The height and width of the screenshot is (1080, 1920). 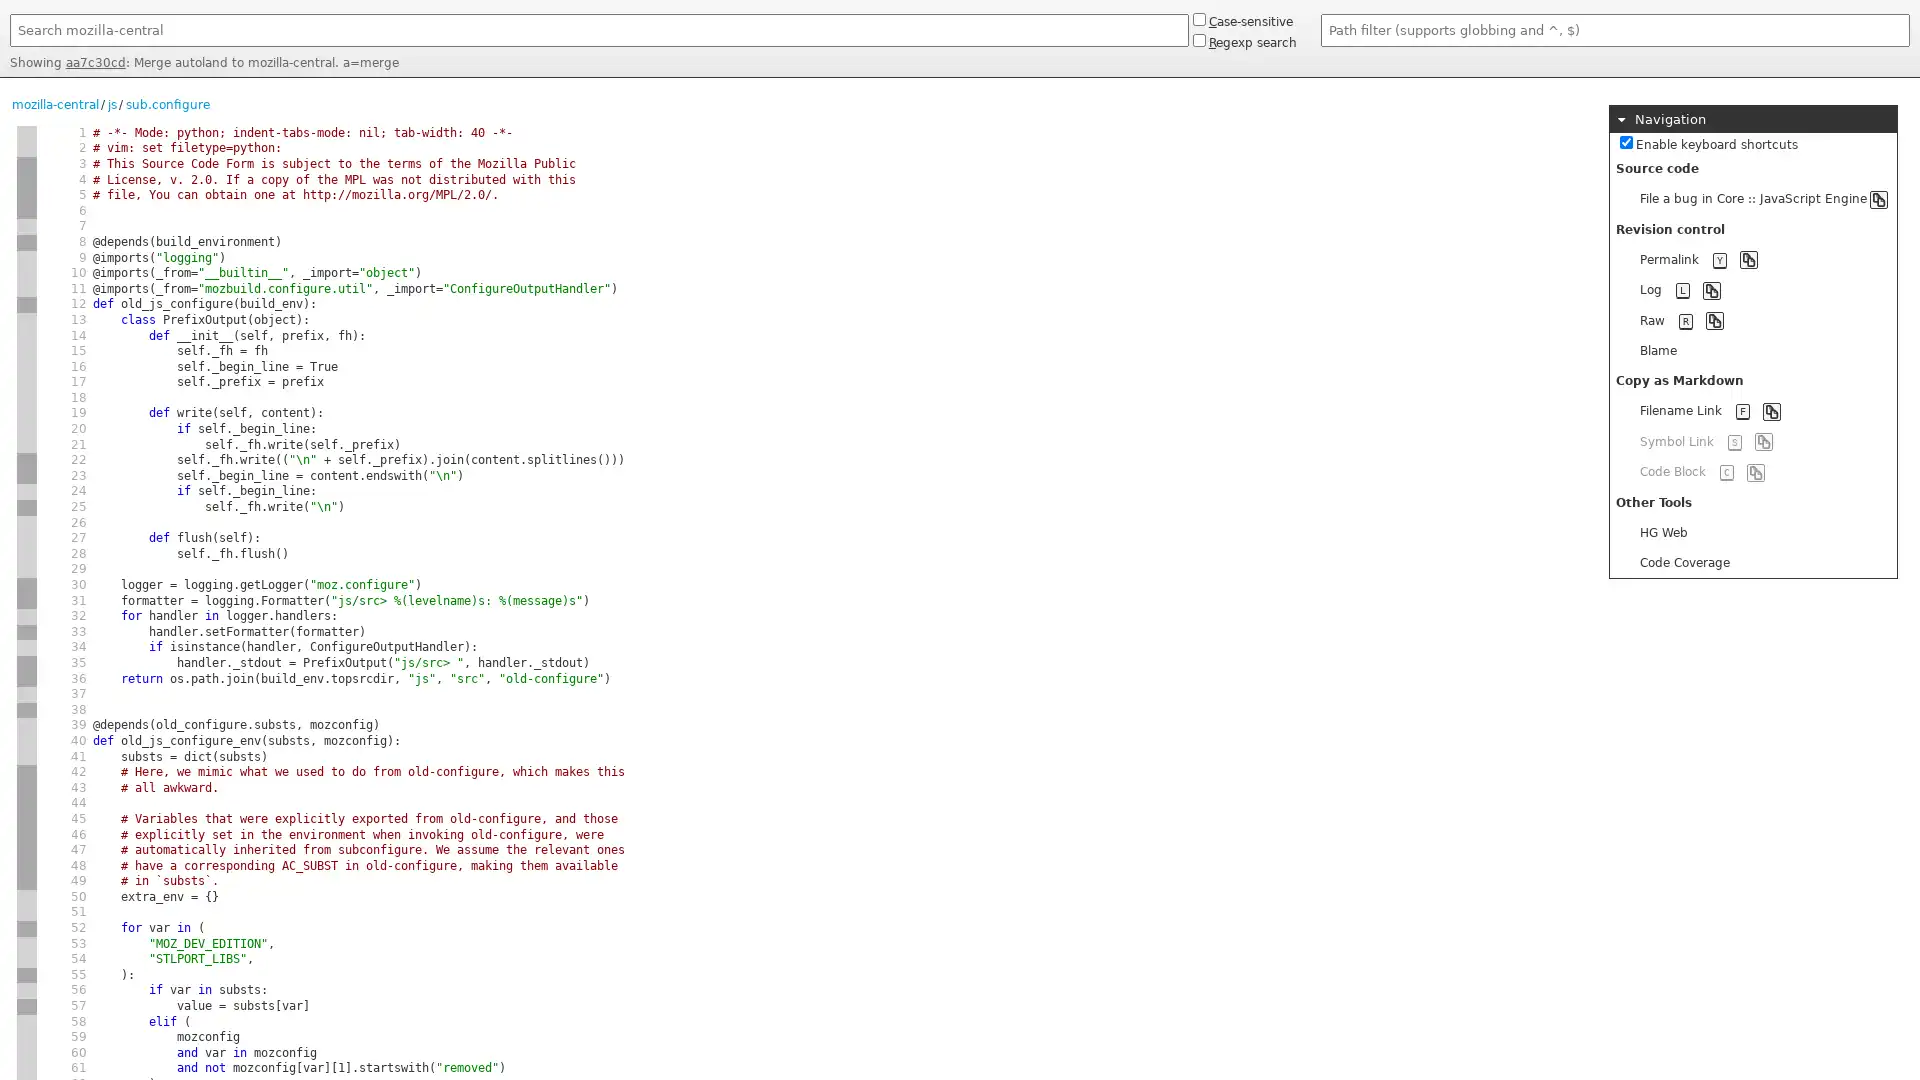 What do you see at coordinates (27, 991) in the screenshot?
I see `new hash 5` at bounding box center [27, 991].